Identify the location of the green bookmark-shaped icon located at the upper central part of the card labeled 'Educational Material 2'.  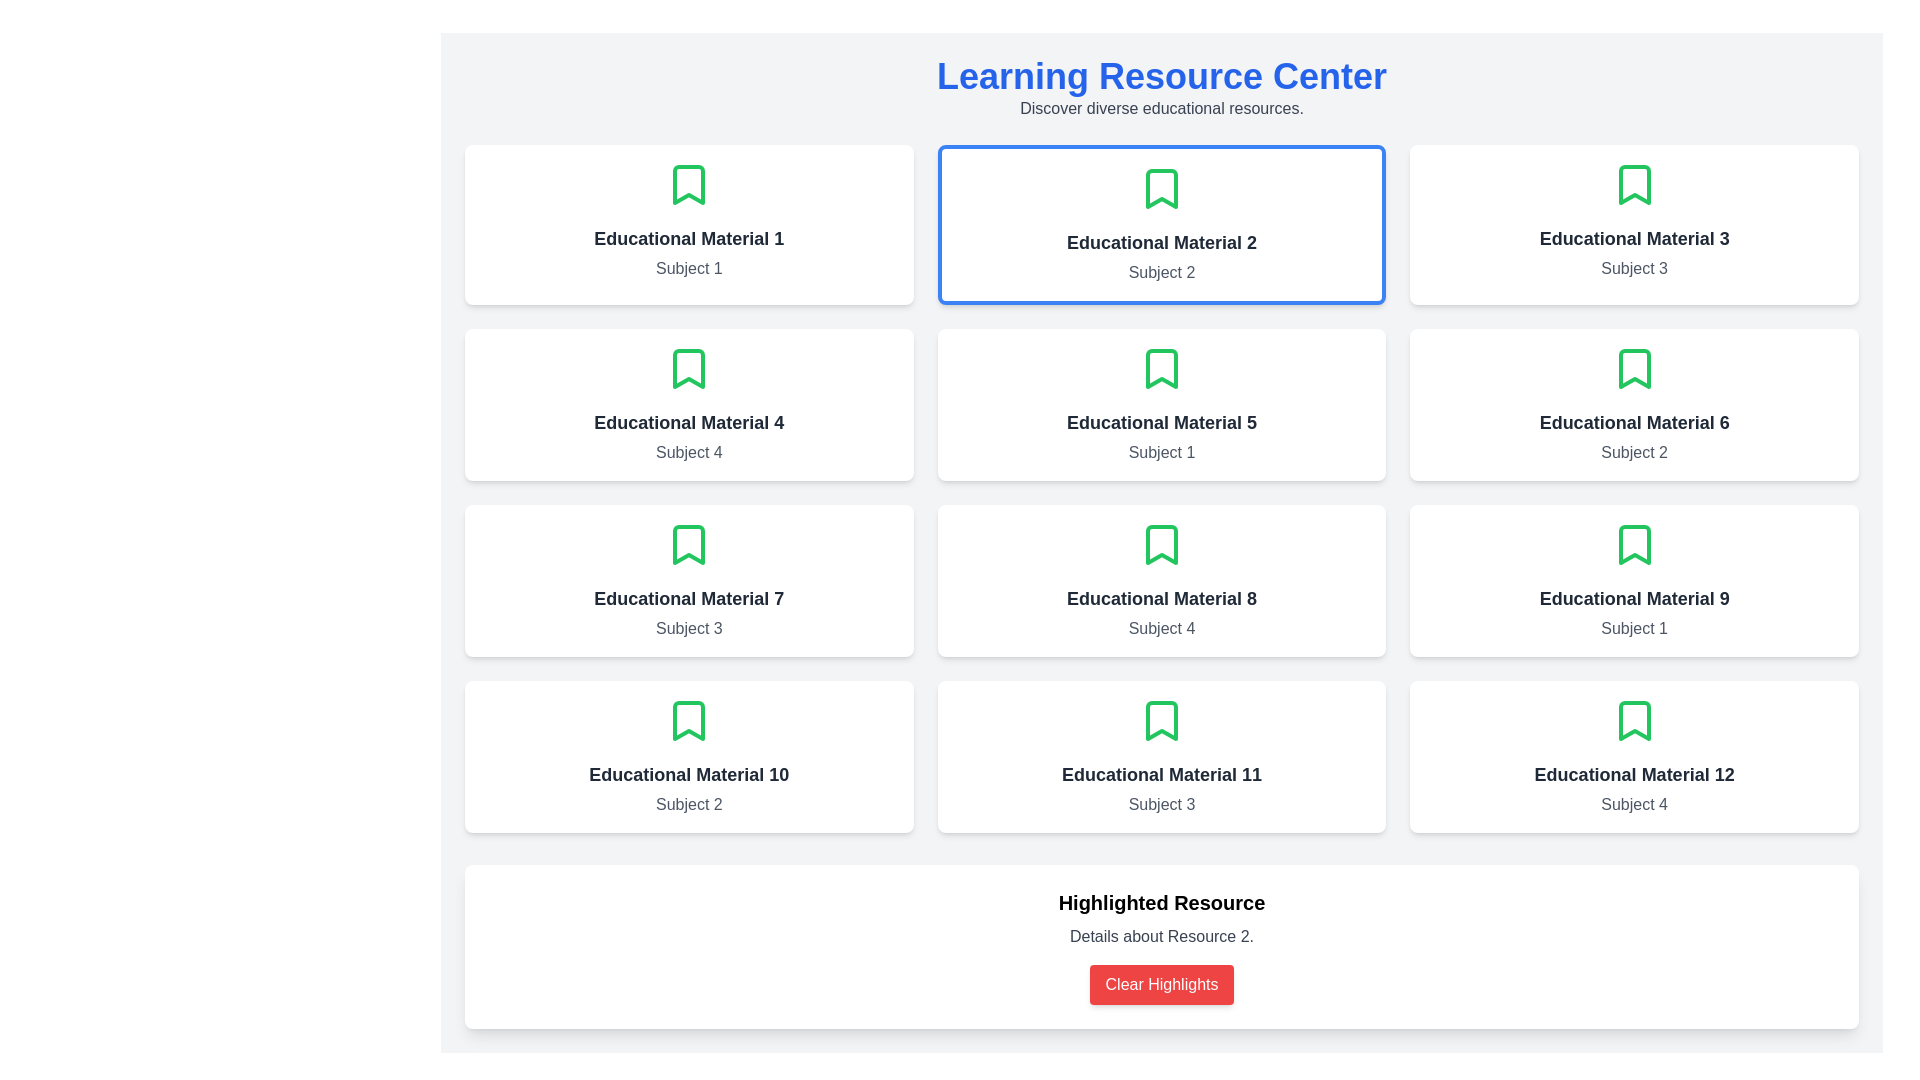
(1161, 189).